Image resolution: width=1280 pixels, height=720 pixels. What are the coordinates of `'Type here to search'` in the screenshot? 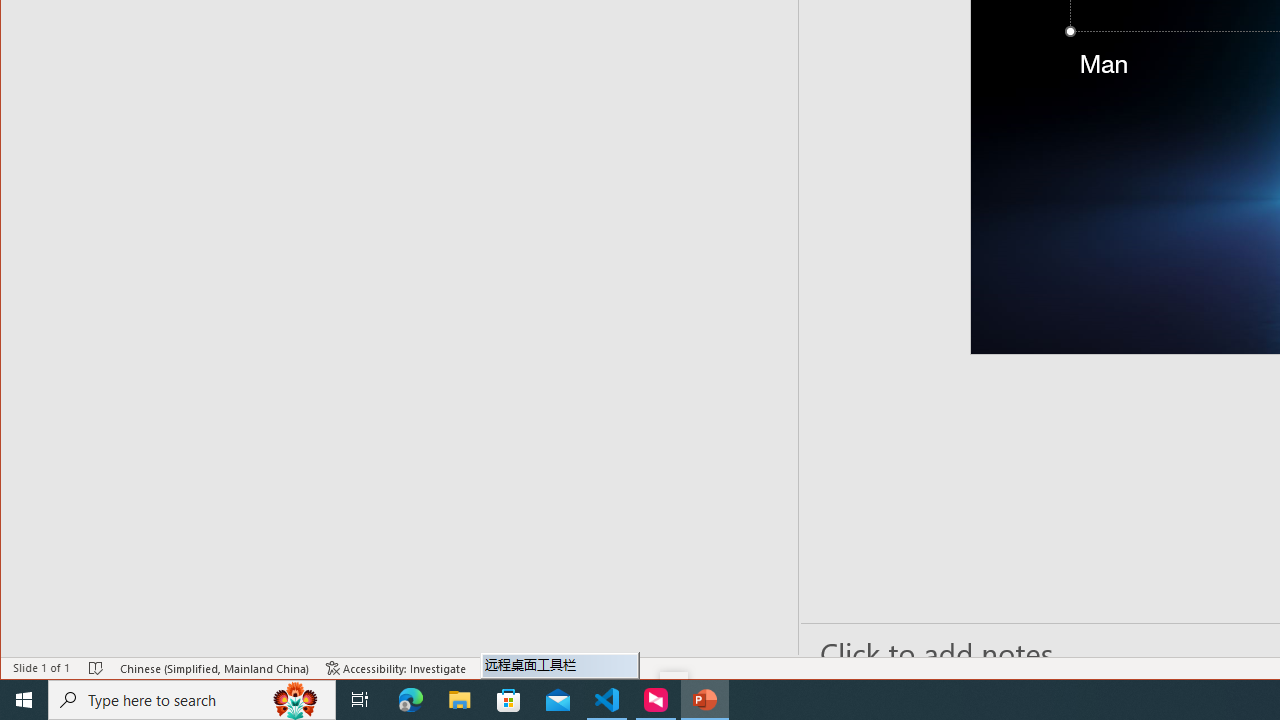 It's located at (192, 698).